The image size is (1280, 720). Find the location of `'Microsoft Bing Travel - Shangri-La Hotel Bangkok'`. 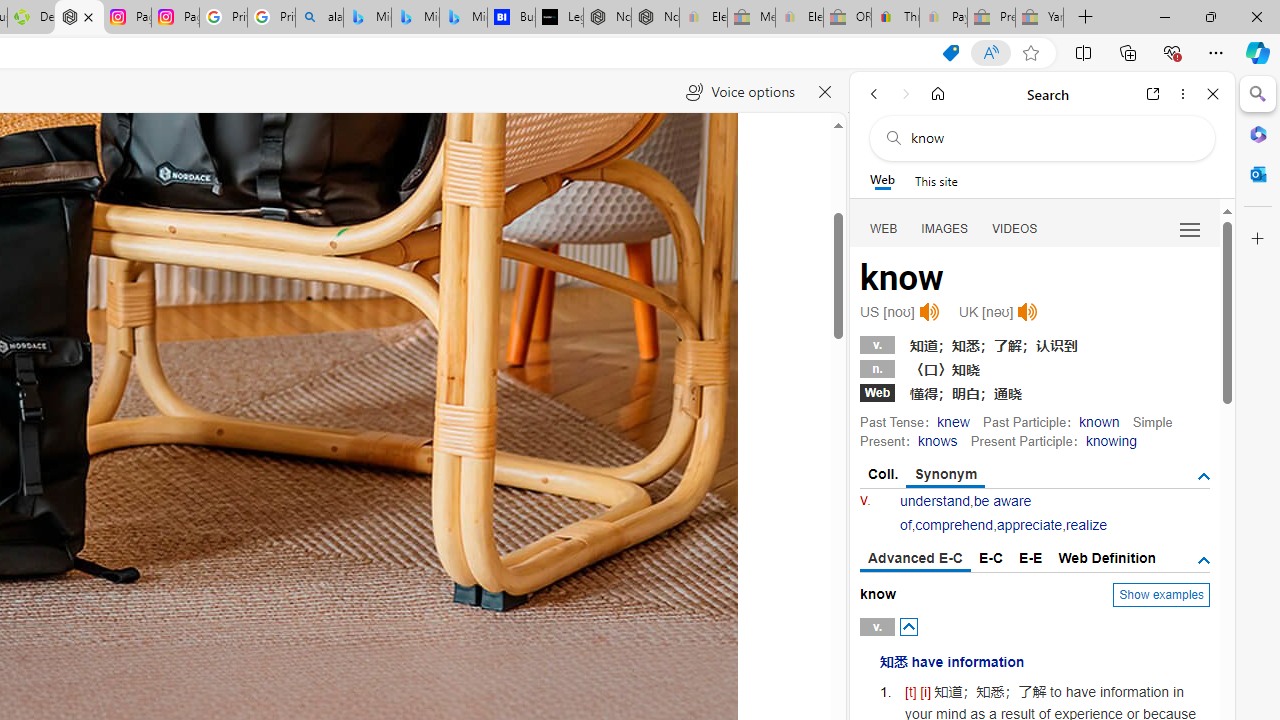

'Microsoft Bing Travel - Shangri-La Hotel Bangkok' is located at coordinates (463, 17).